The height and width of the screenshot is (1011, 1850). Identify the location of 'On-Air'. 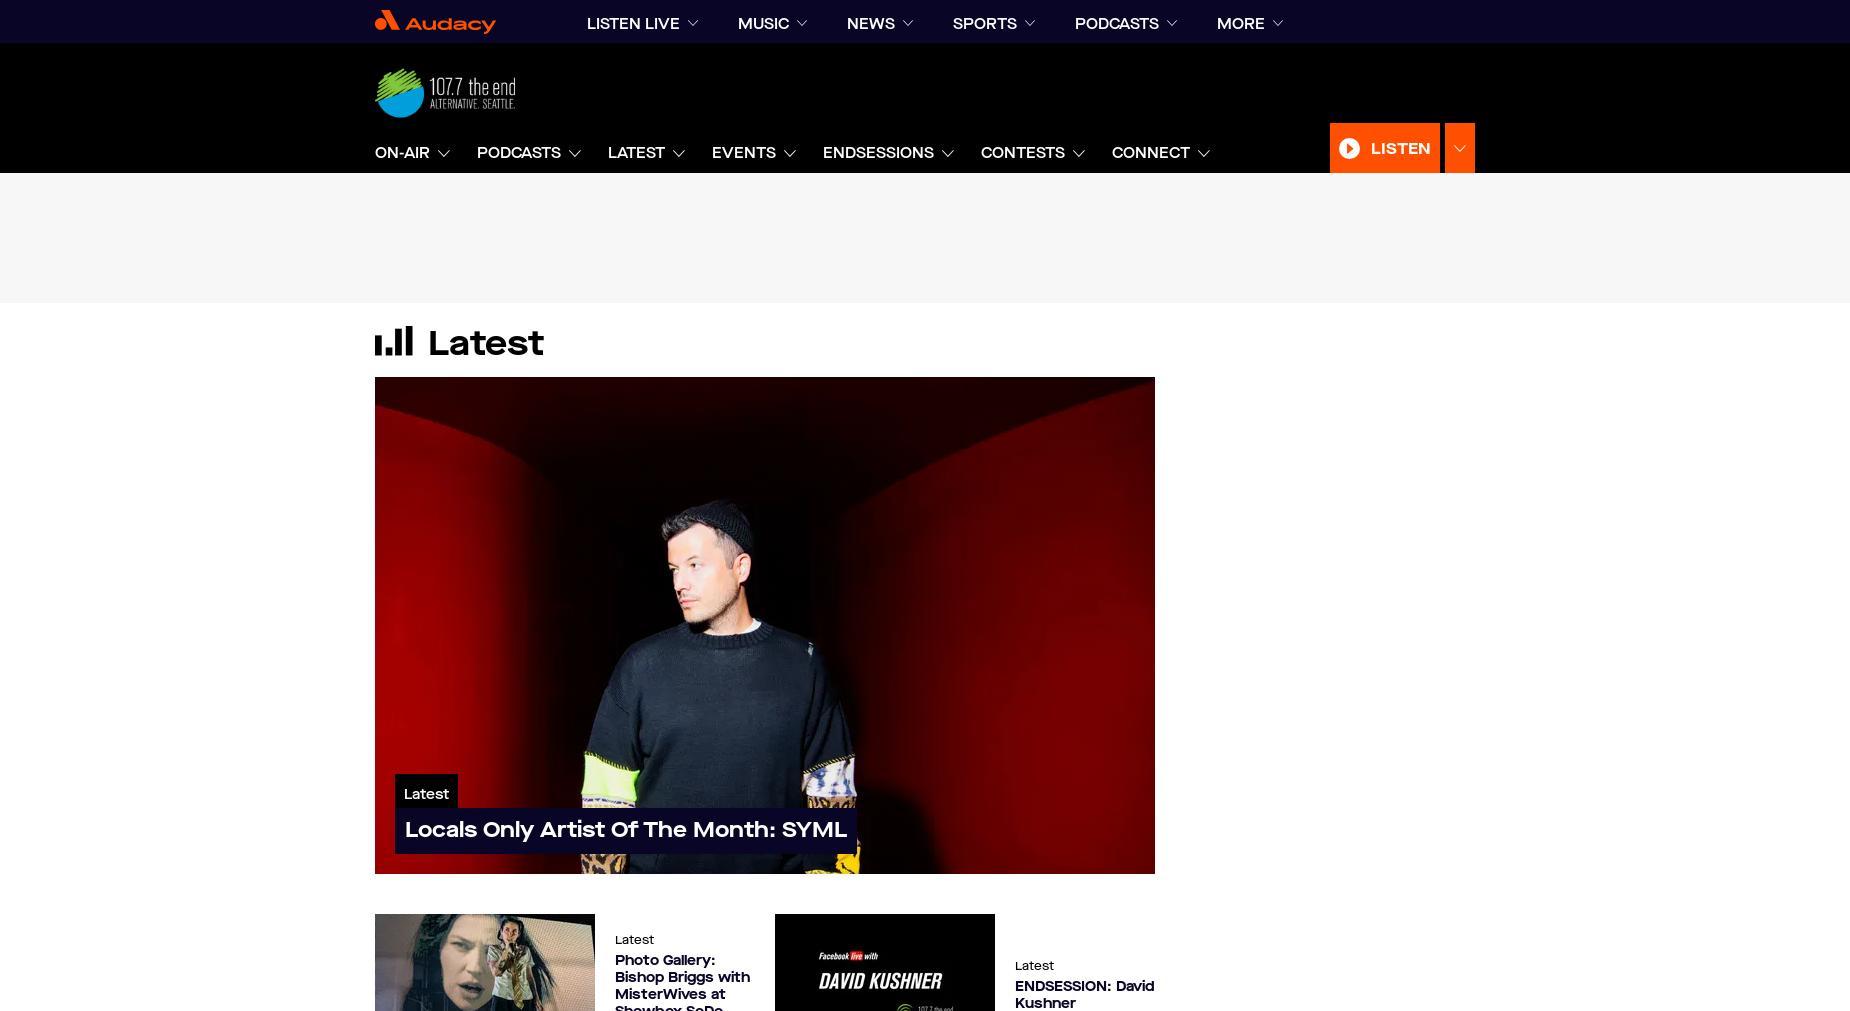
(401, 151).